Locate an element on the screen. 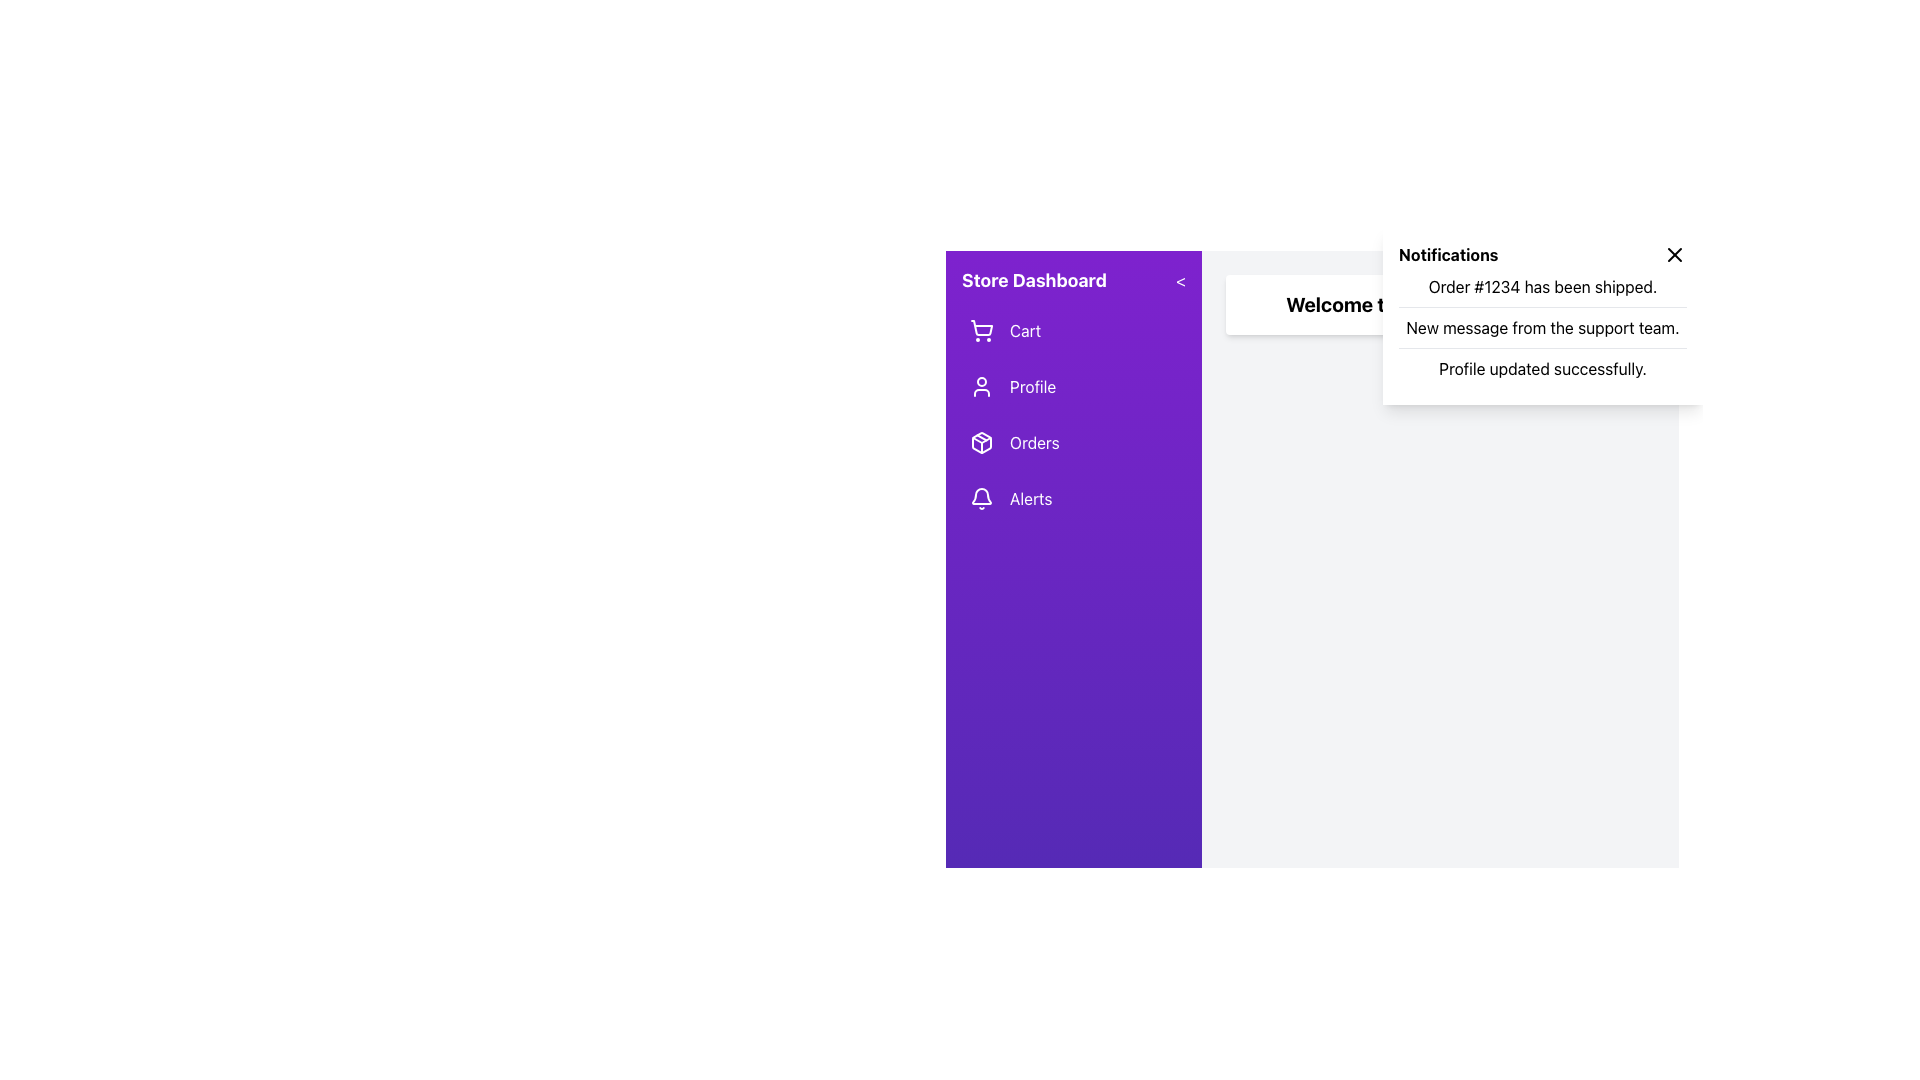 The height and width of the screenshot is (1080, 1920). the third notification message in the 'Notifications' box that reads 'Profile updated successfully.' is located at coordinates (1541, 367).